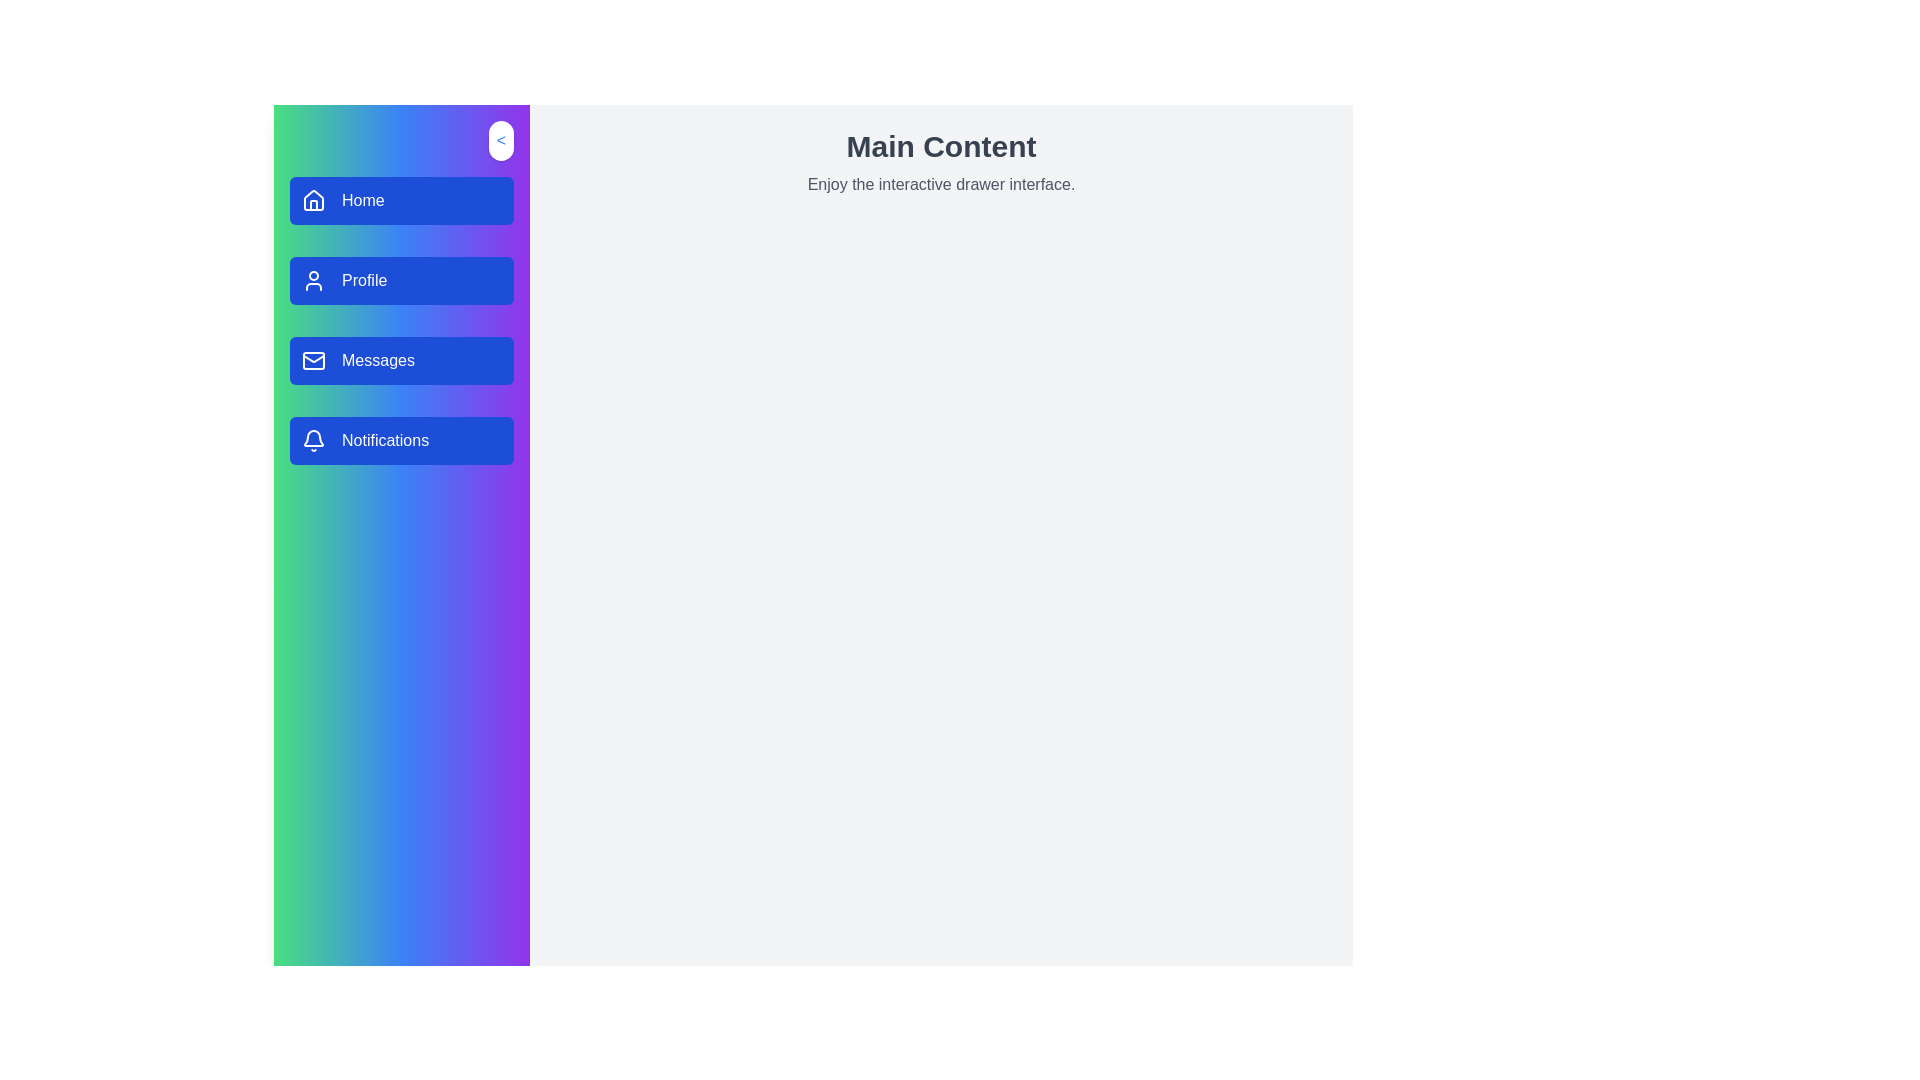  I want to click on the bell icon representing notifications, so click(312, 439).